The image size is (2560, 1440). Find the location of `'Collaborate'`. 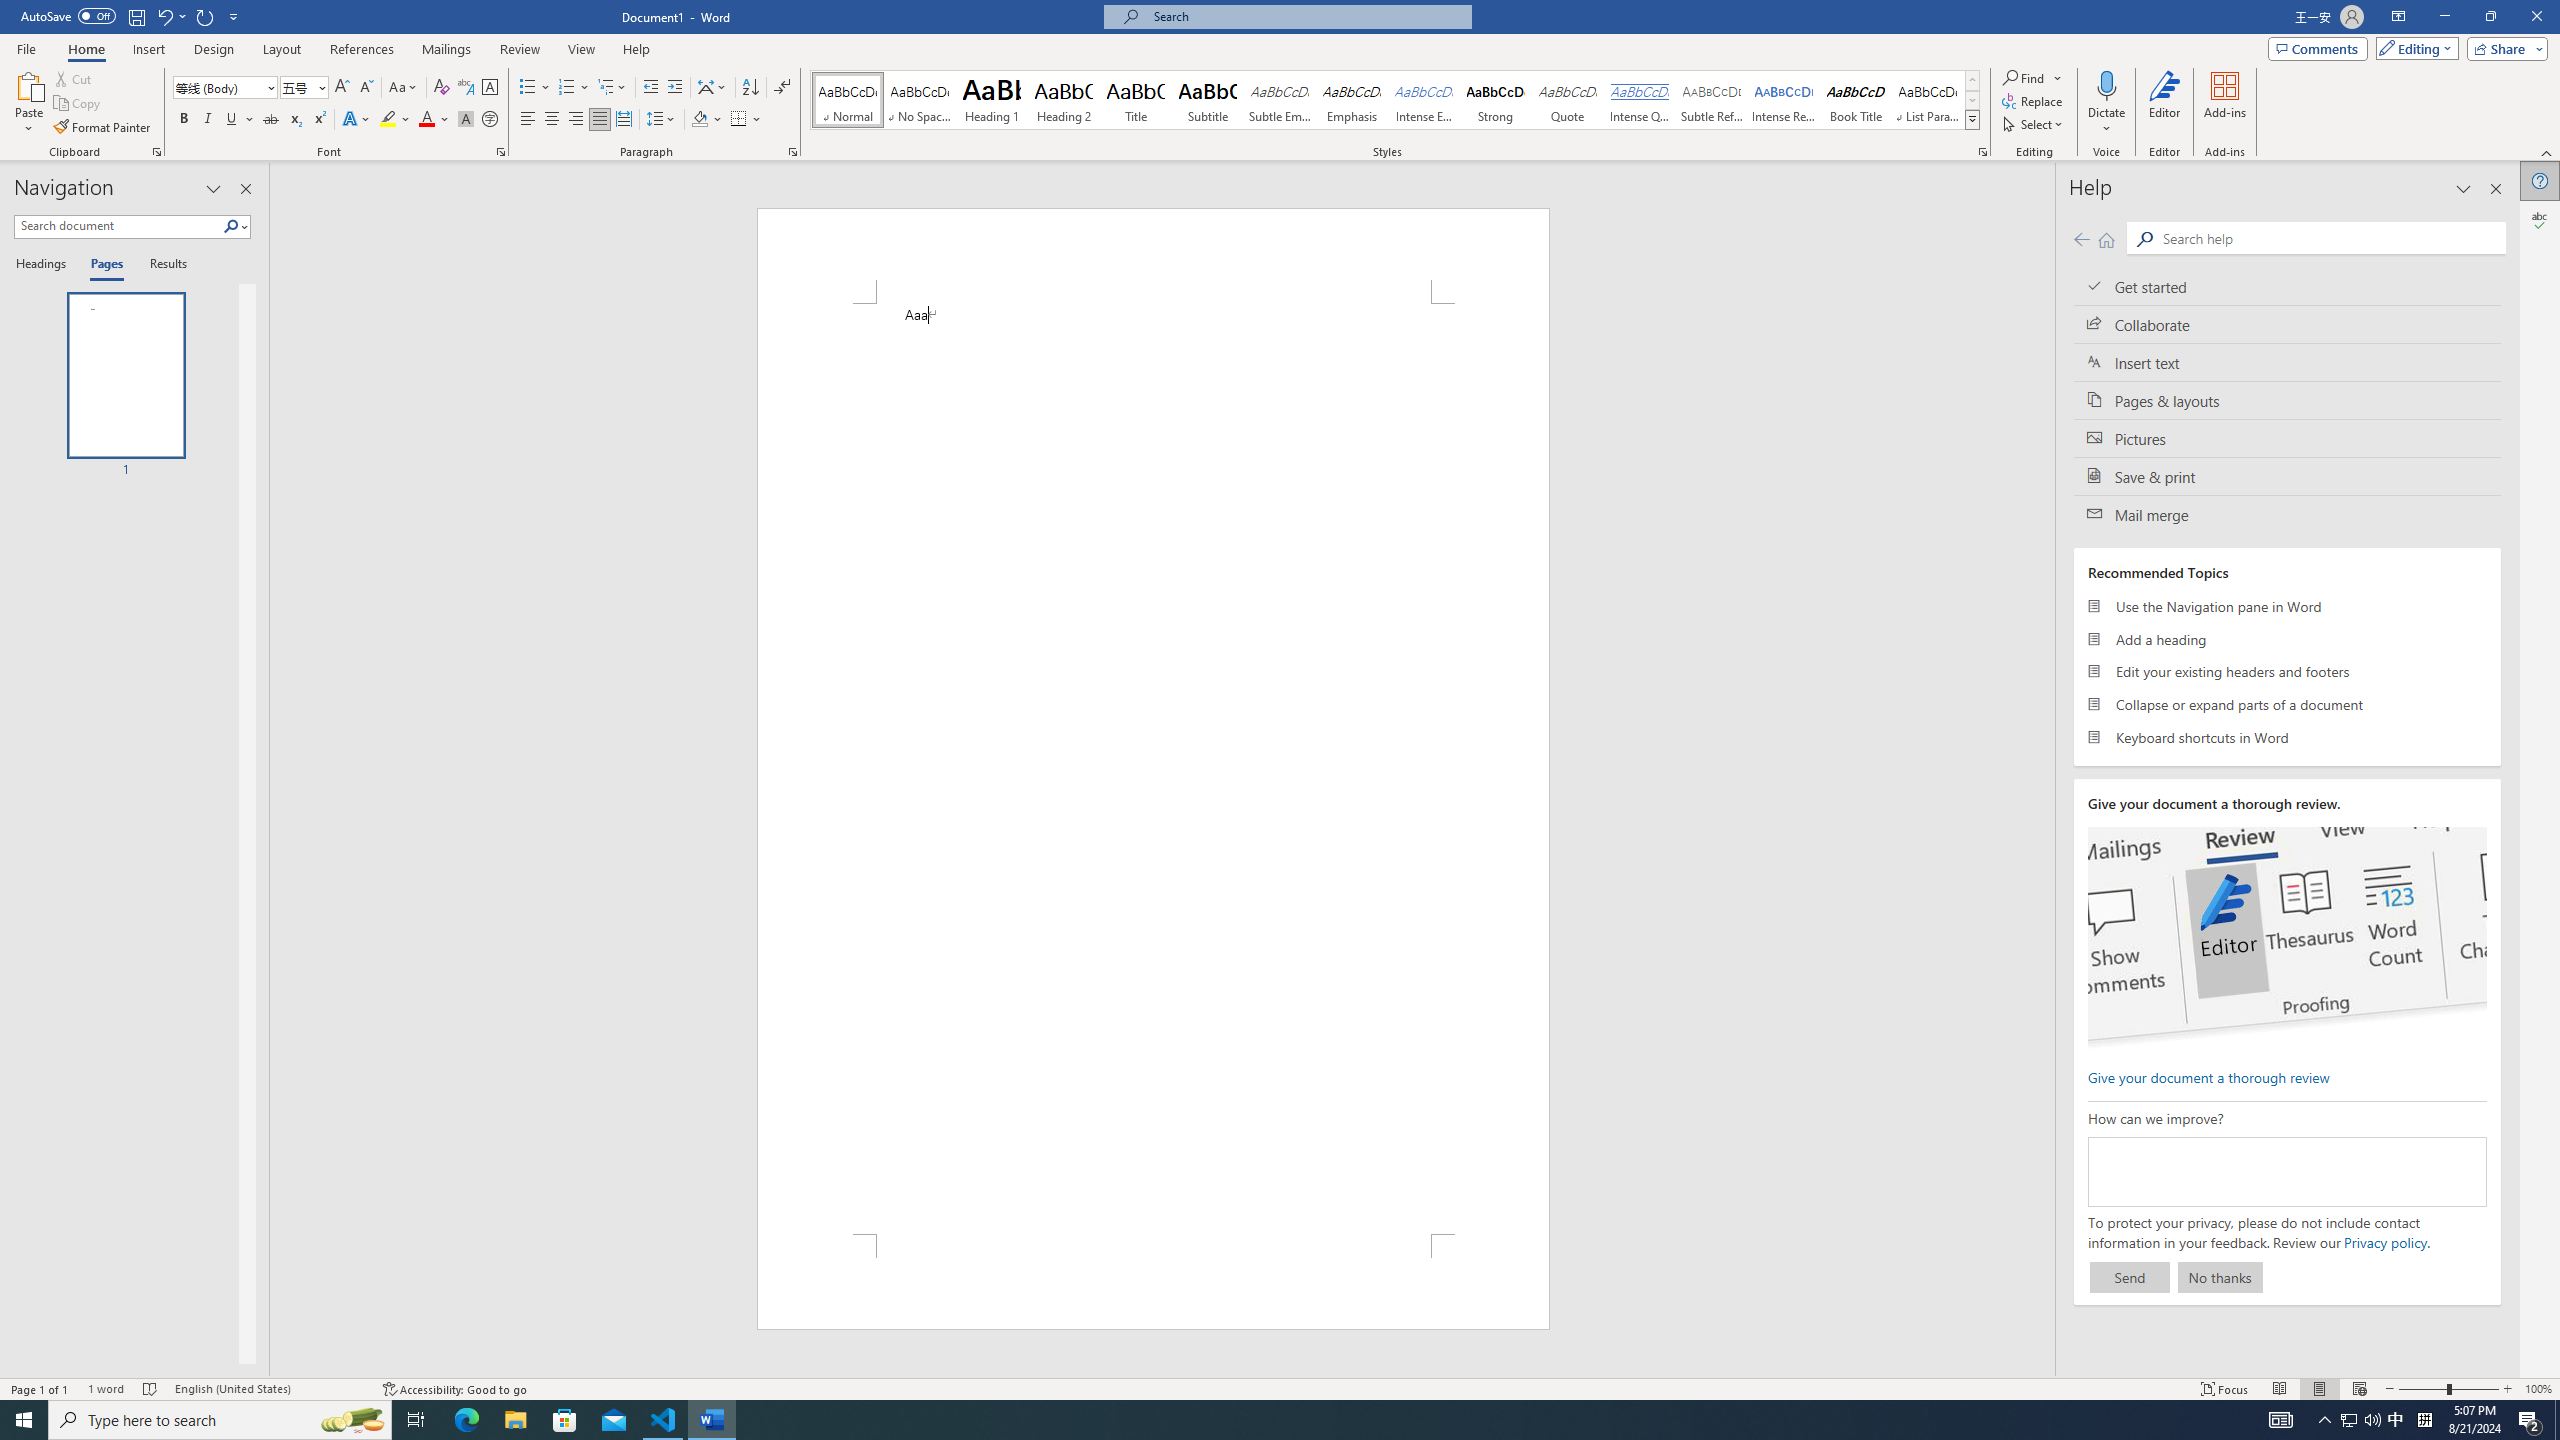

'Collaborate' is located at coordinates (2286, 323).